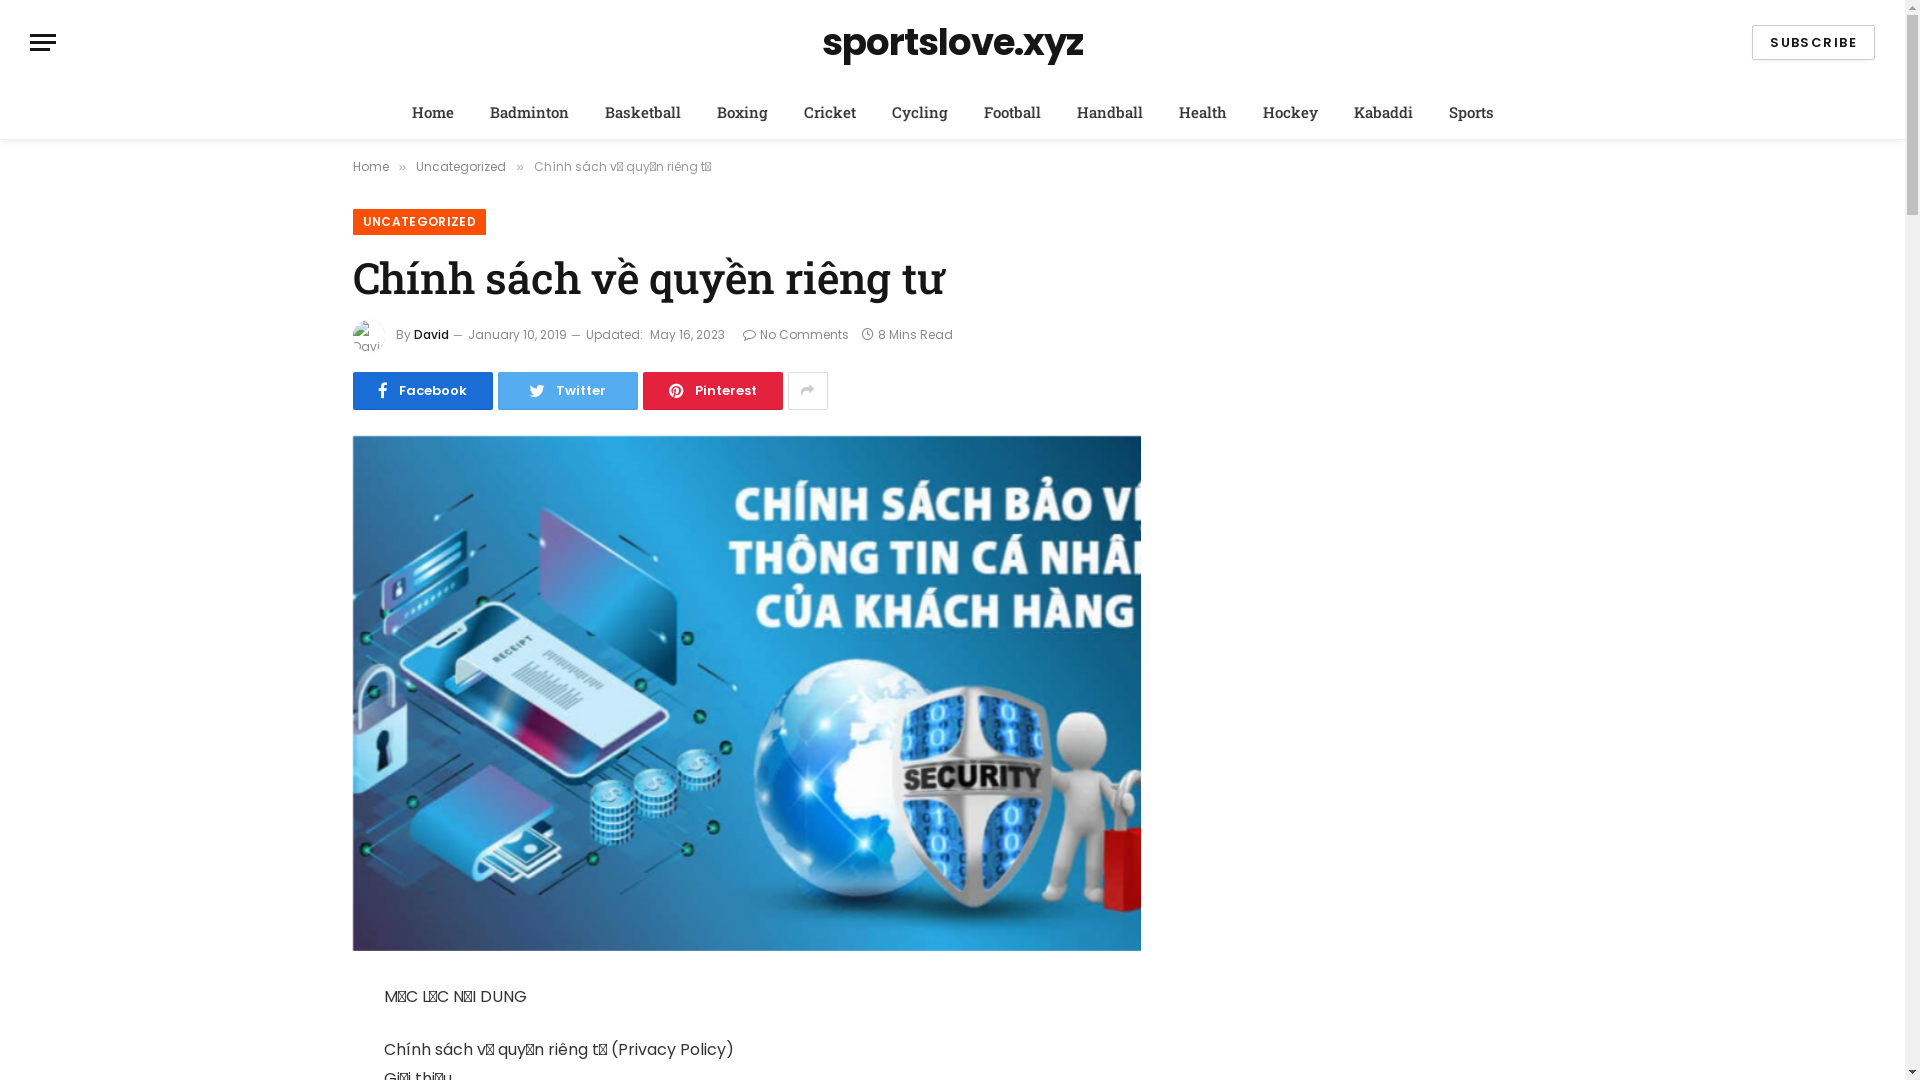  Describe the element at coordinates (415, 165) in the screenshot. I see `'Uncategorized'` at that location.